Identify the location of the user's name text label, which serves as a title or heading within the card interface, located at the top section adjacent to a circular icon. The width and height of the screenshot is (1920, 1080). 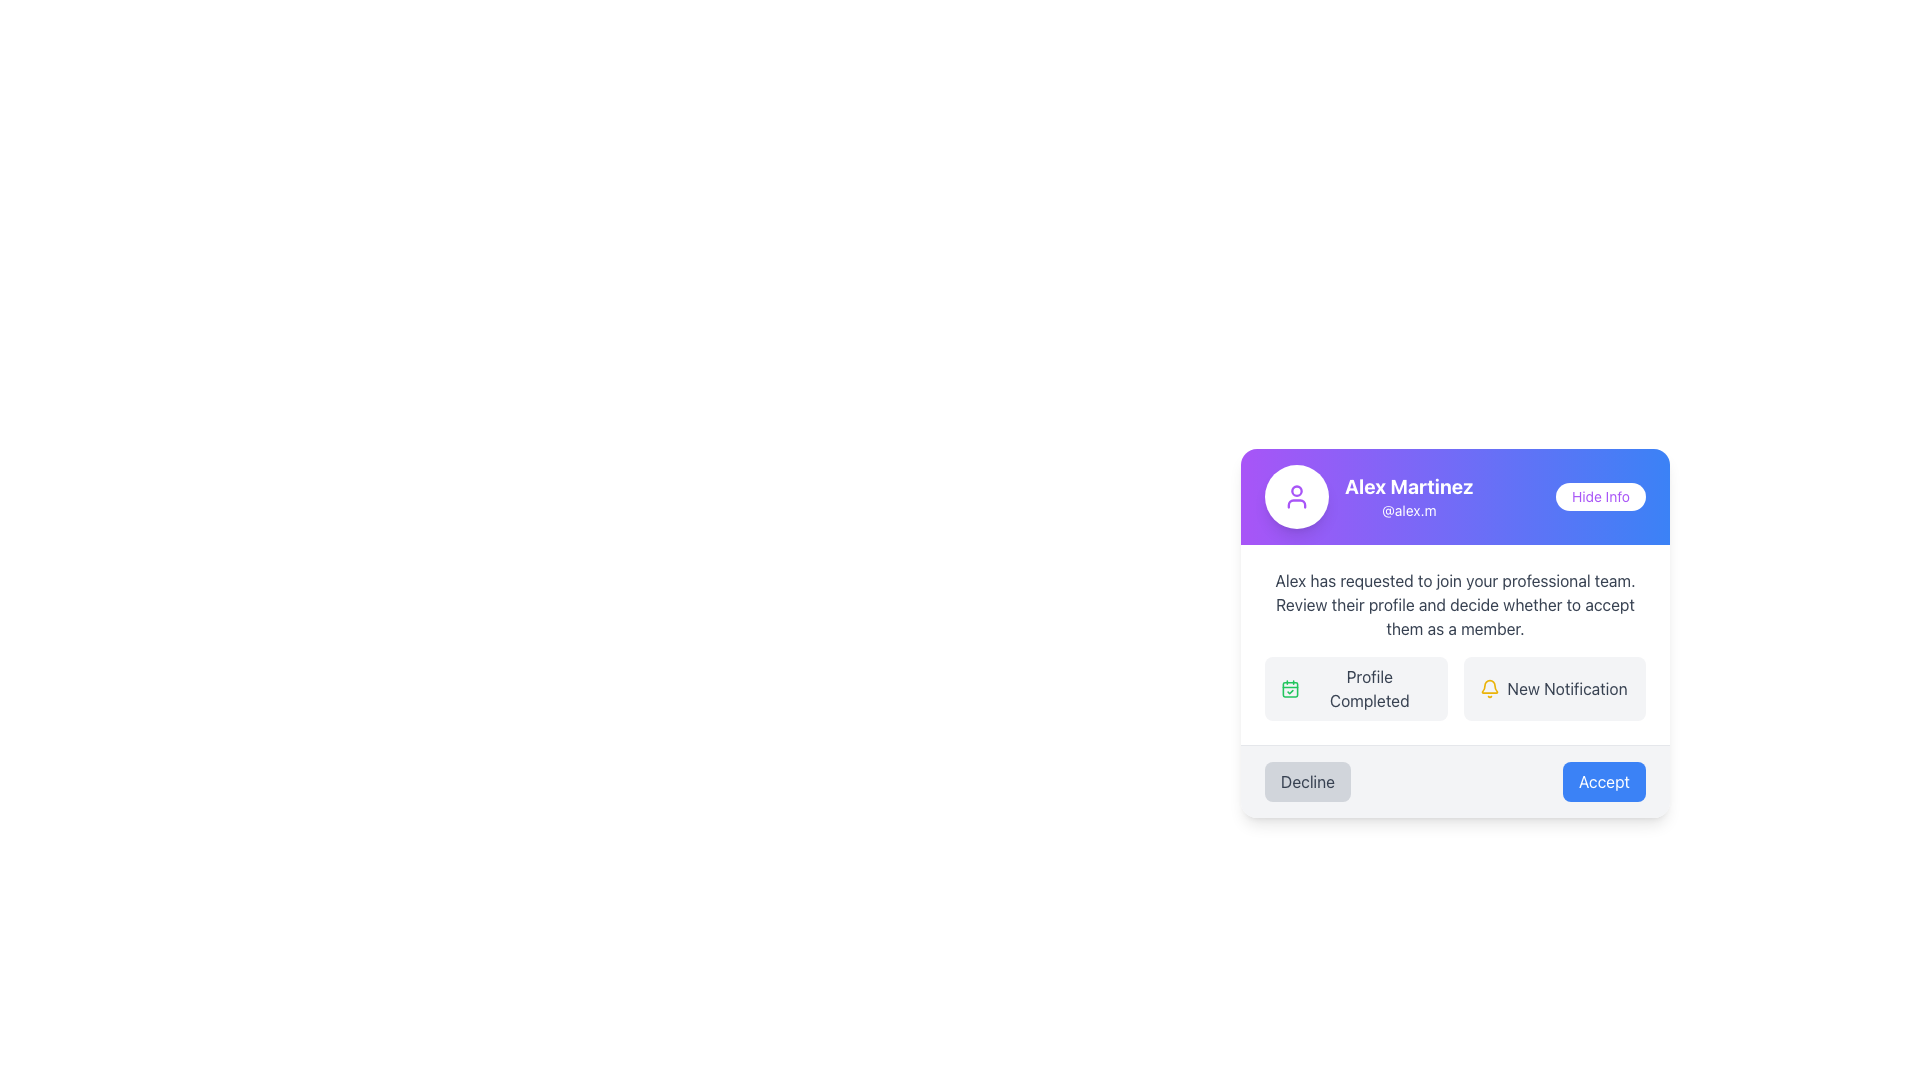
(1408, 486).